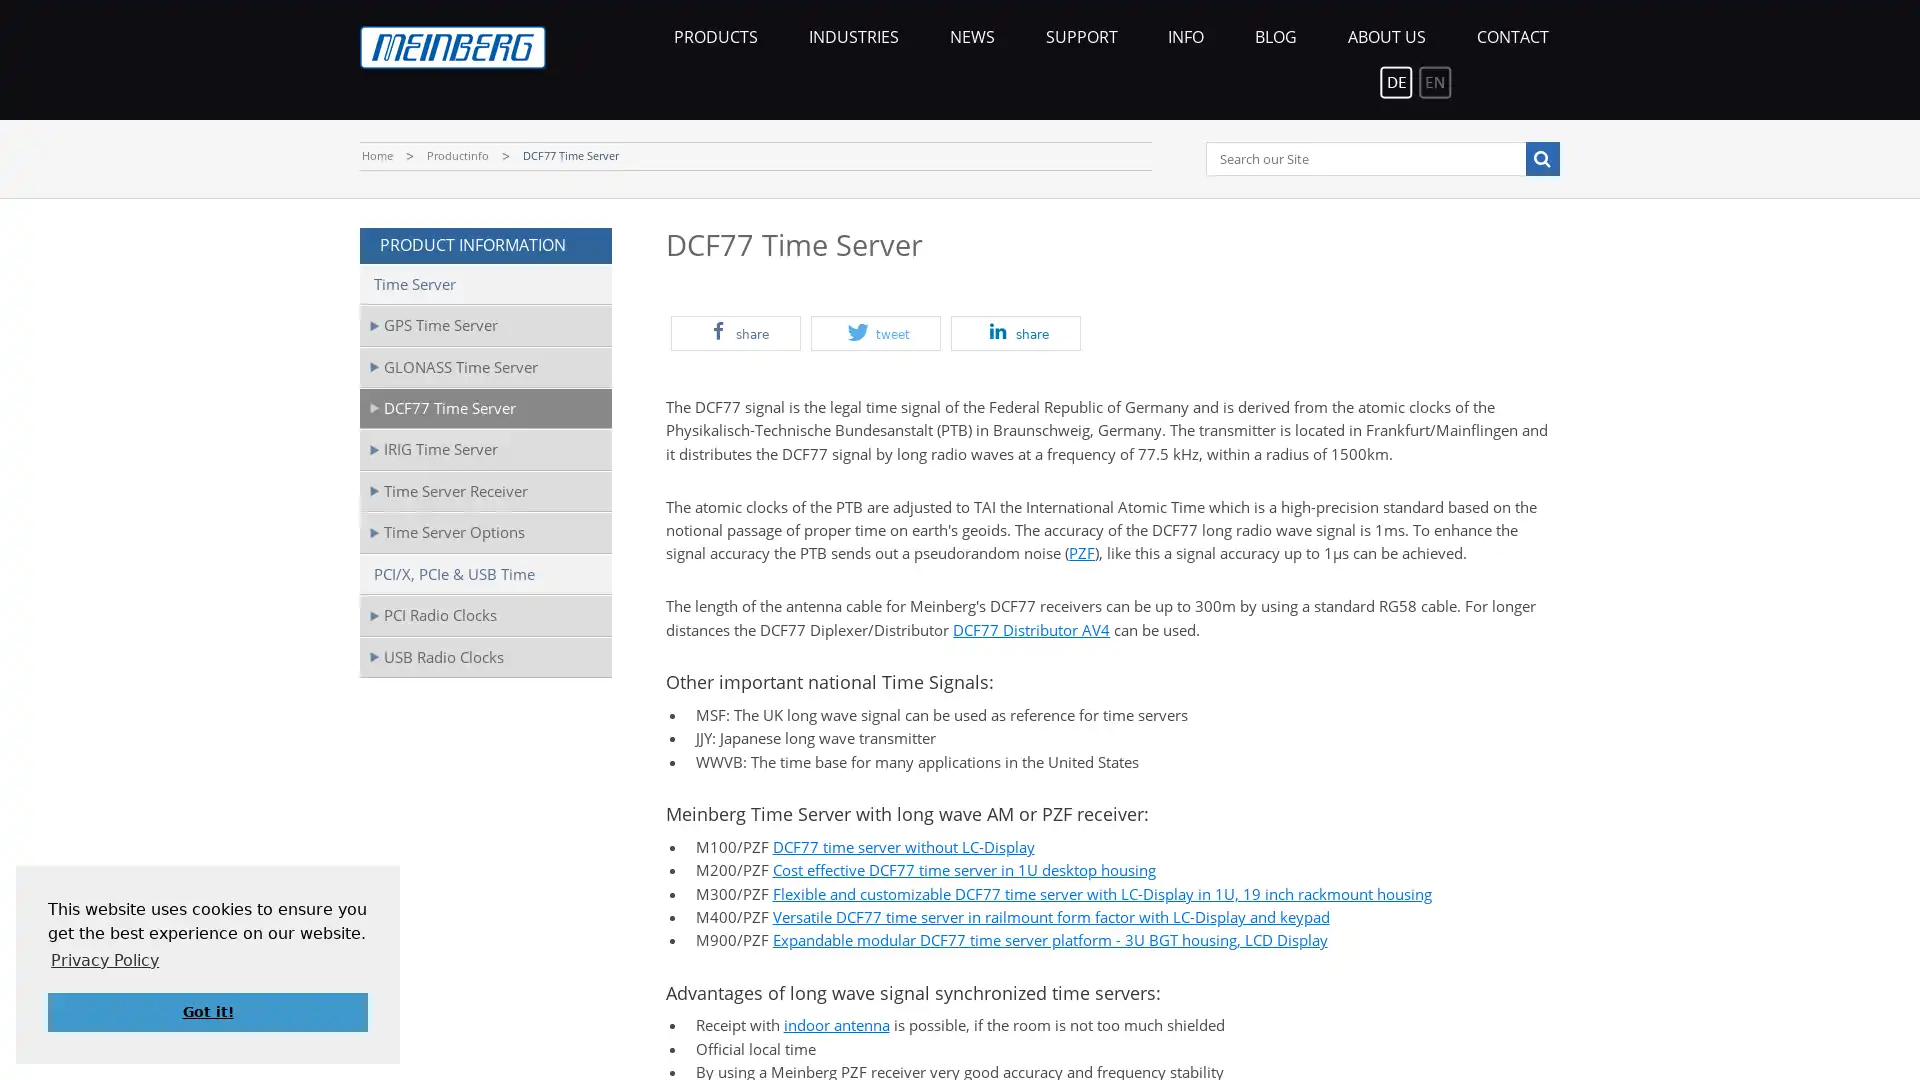  I want to click on Share on Twitter, so click(875, 332).